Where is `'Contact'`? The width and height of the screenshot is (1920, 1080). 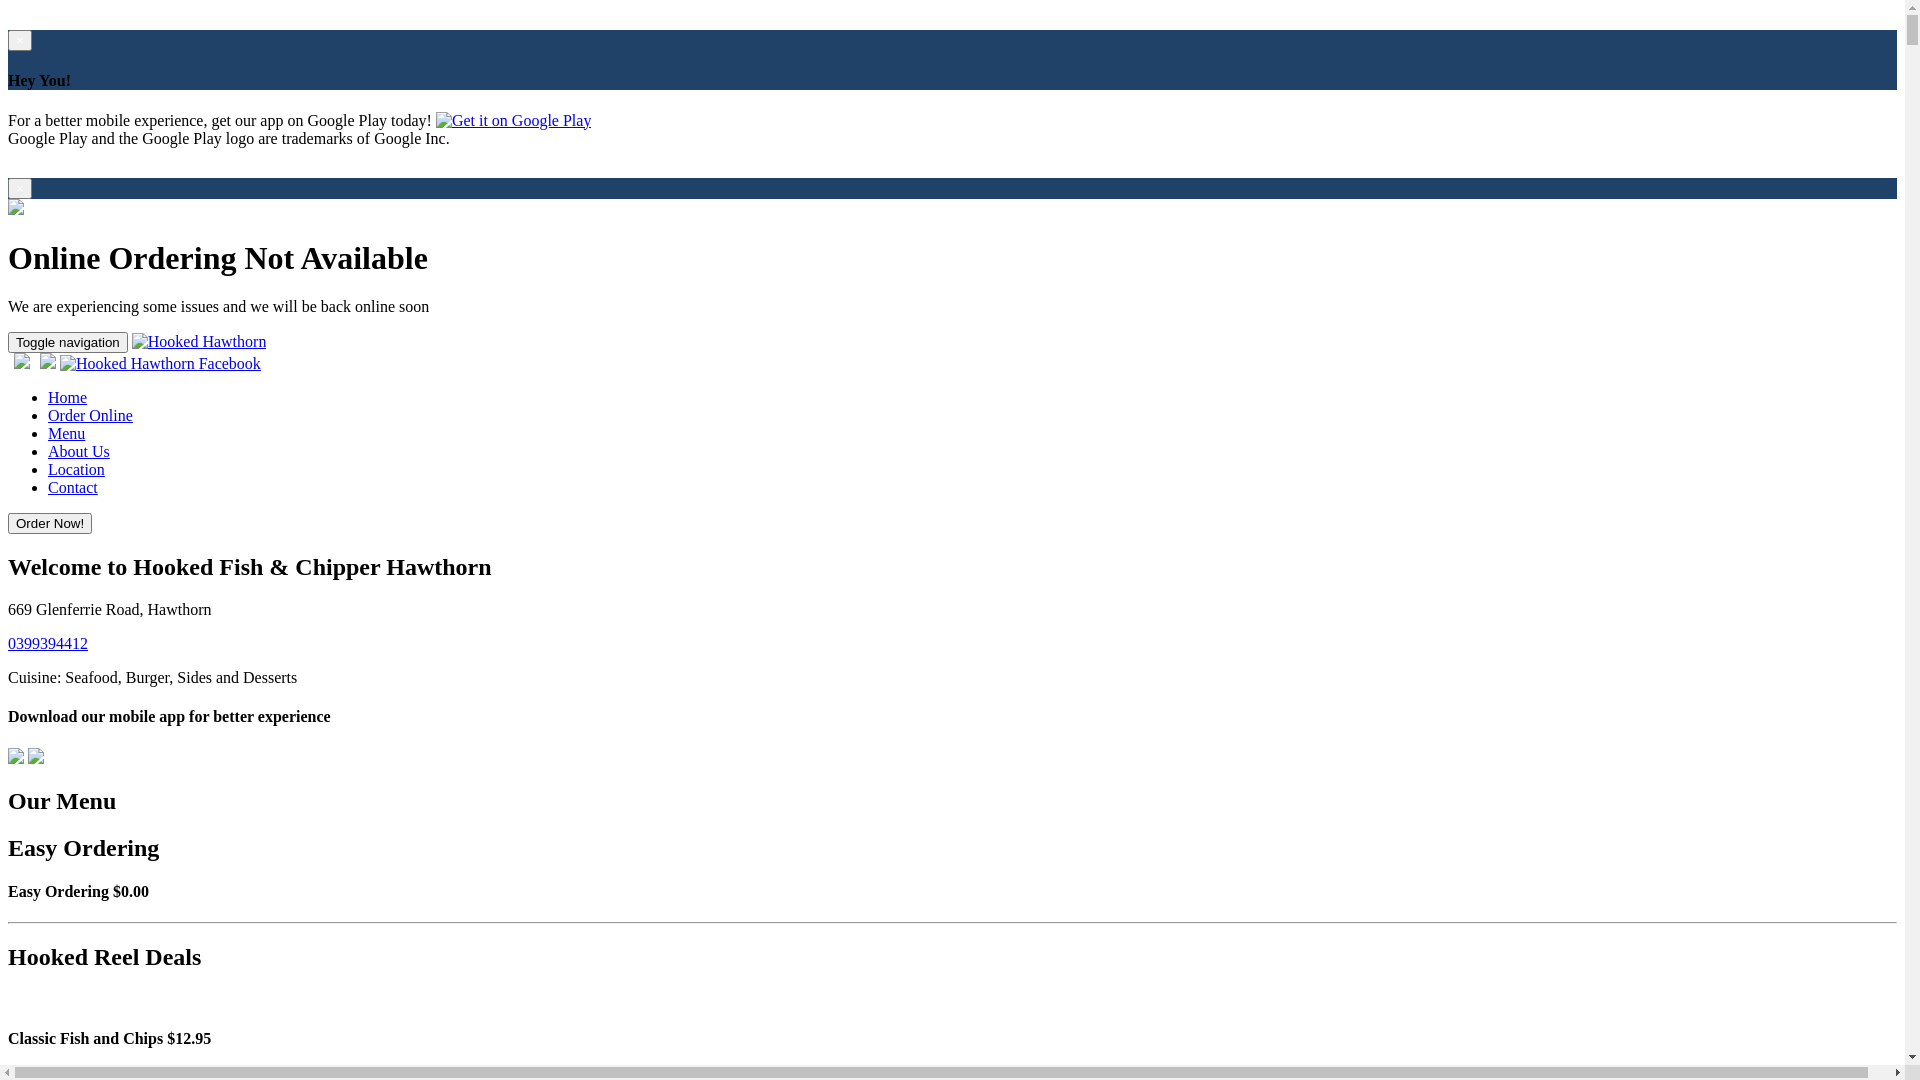 'Contact' is located at coordinates (72, 487).